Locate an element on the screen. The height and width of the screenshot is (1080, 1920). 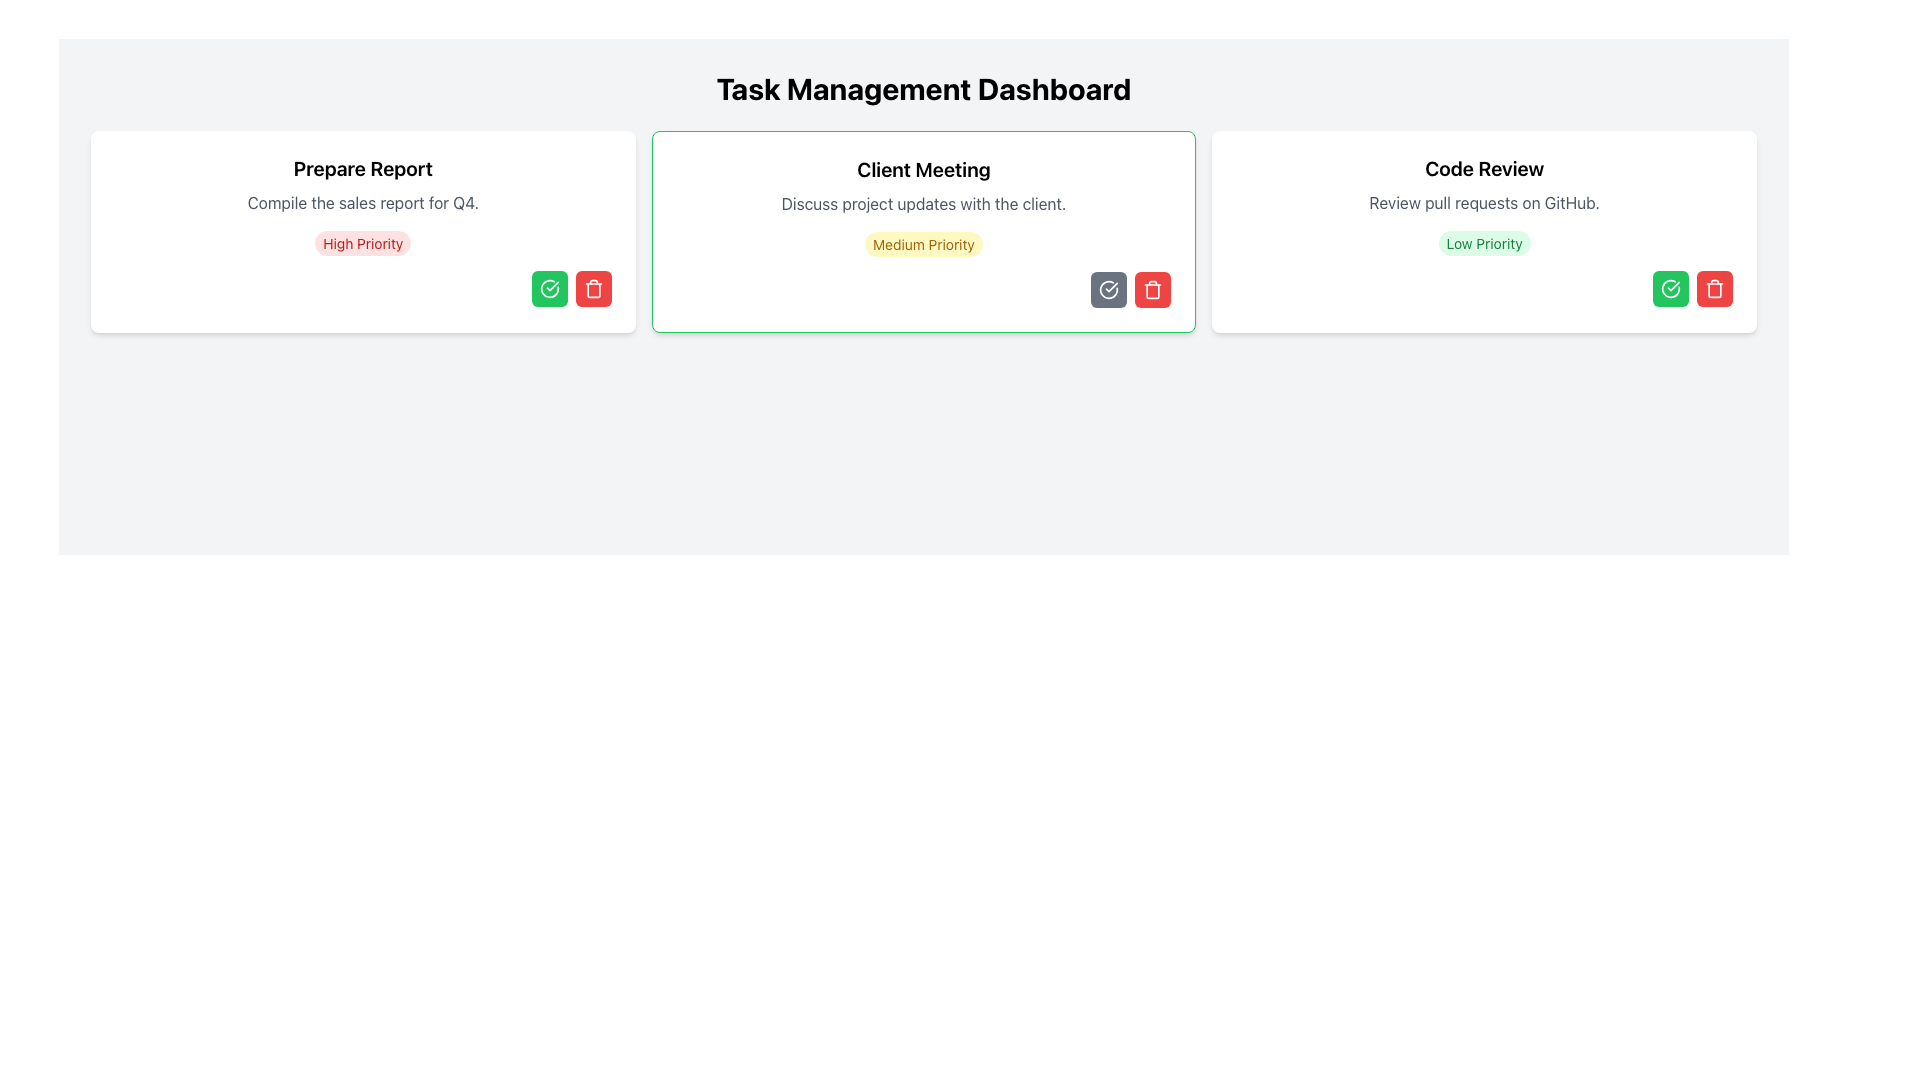
the green button with a checkmark icon located in the bottom-right corner of the 'Code Review' task card is located at coordinates (1670, 289).